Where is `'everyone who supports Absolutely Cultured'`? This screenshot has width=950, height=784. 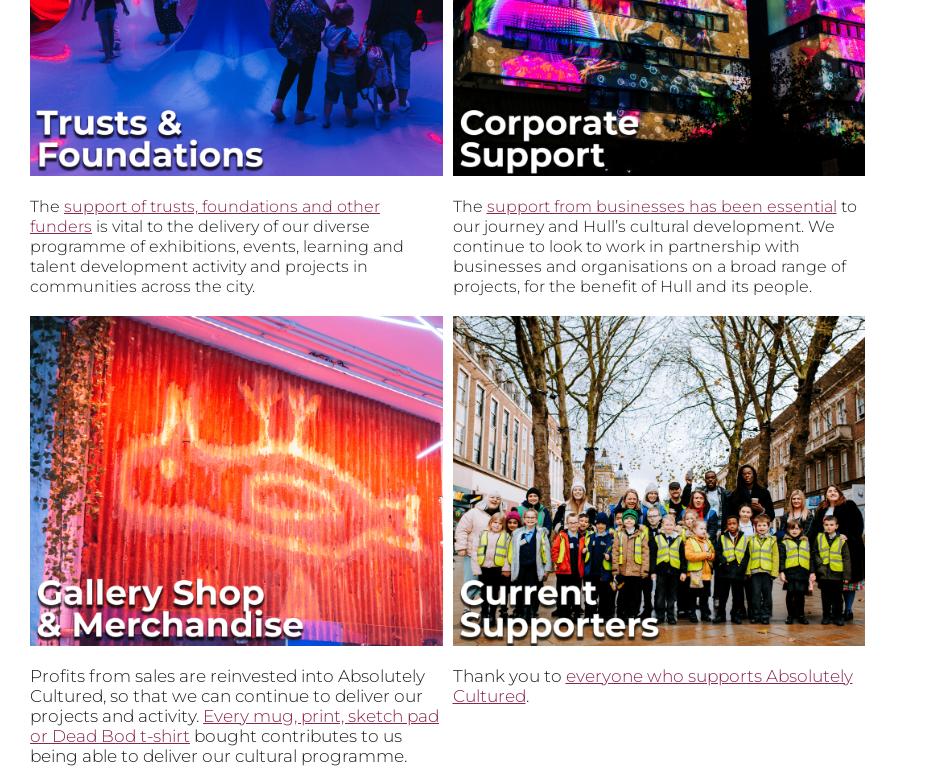 'everyone who supports Absolutely Cultured' is located at coordinates (451, 684).